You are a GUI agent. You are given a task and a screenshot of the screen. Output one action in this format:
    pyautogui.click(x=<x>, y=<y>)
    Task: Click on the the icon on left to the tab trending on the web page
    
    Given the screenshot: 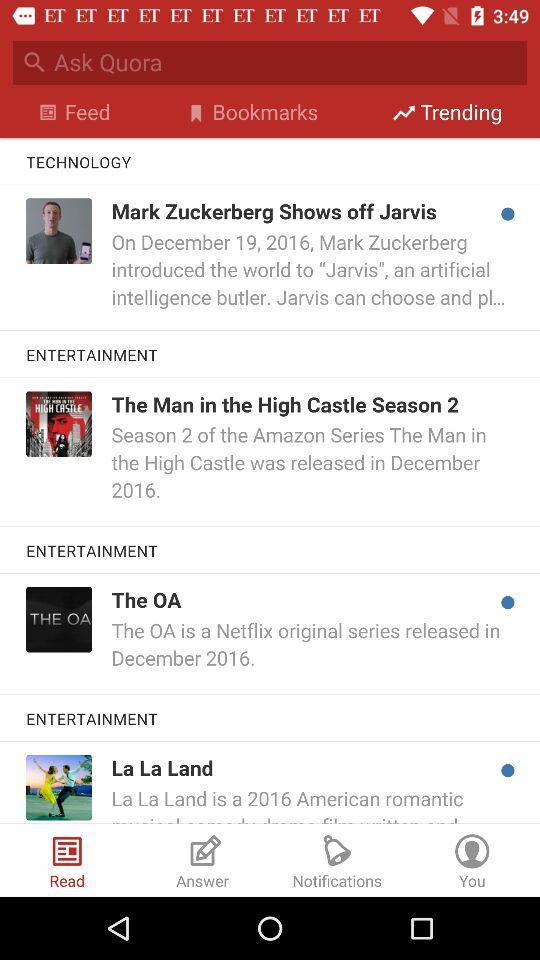 What is the action you would take?
    pyautogui.click(x=403, y=112)
    